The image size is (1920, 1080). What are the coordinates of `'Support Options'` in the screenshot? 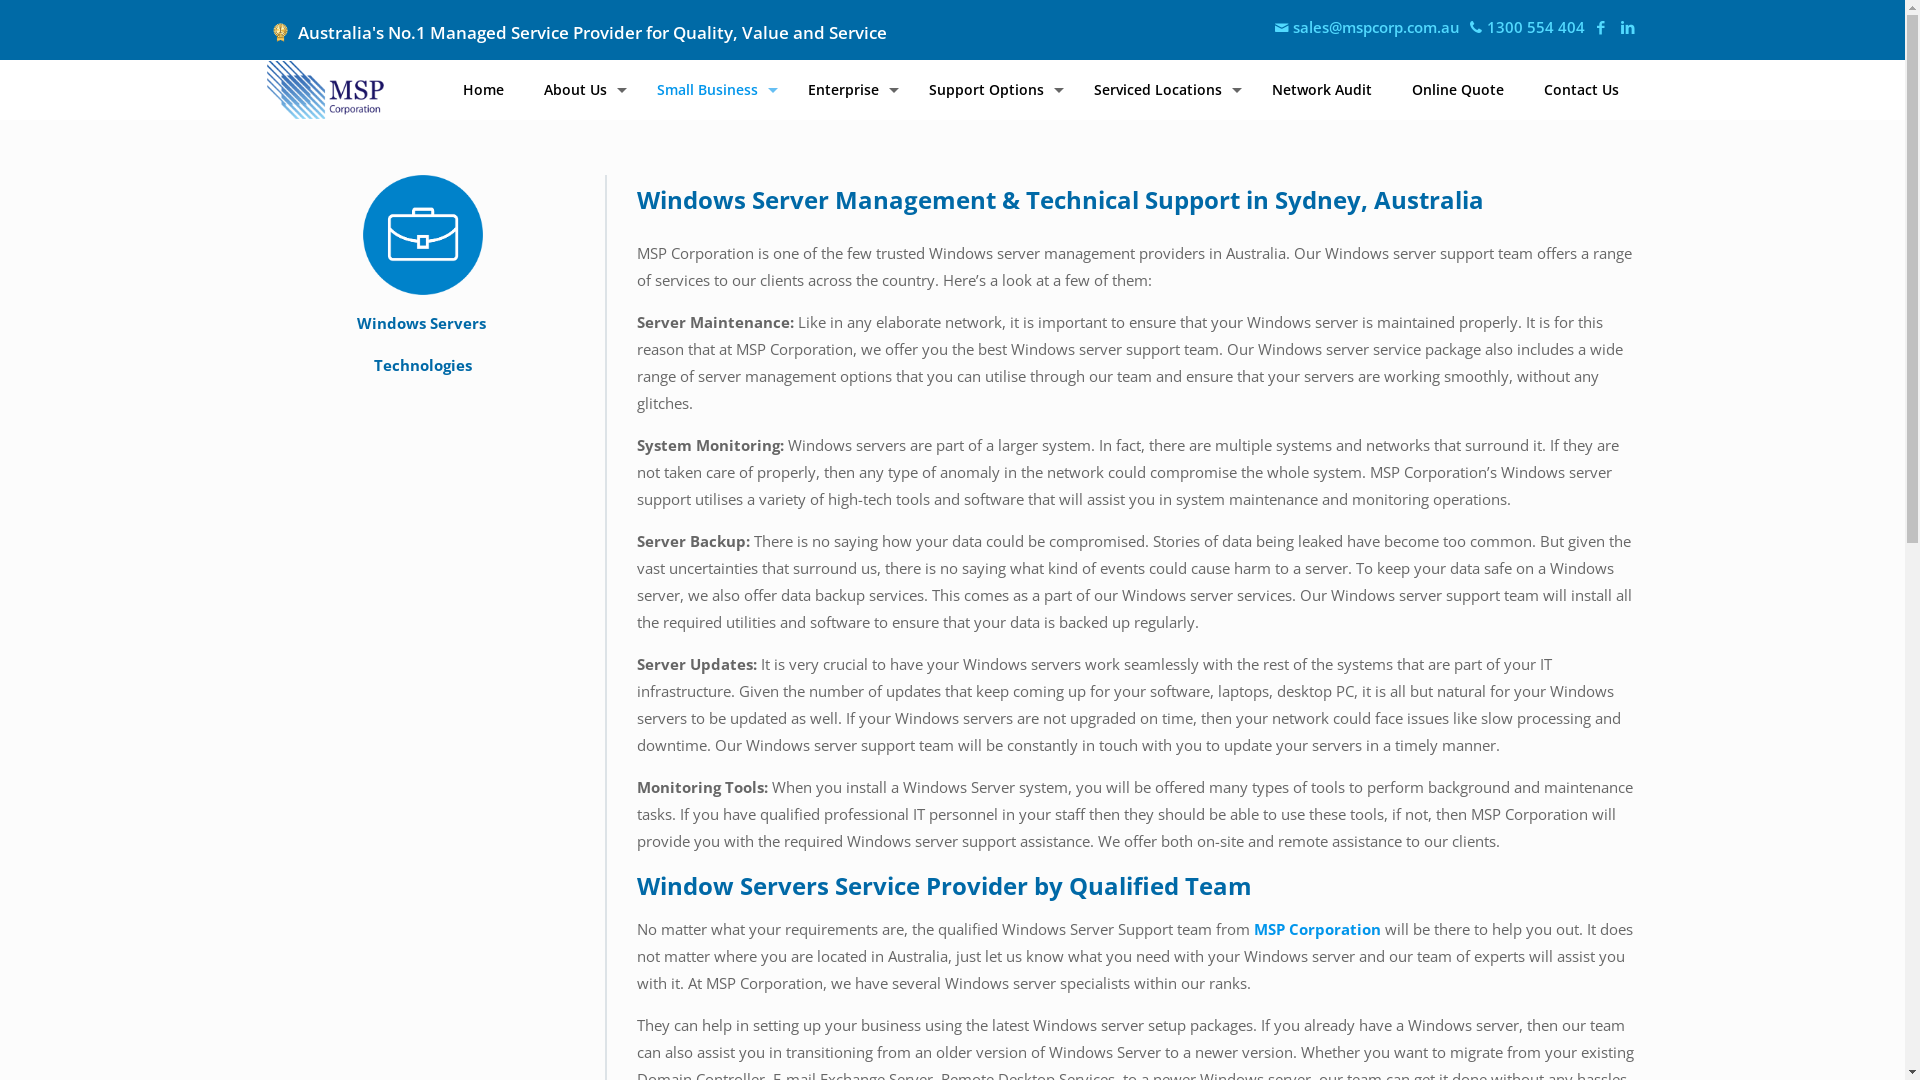 It's located at (990, 88).